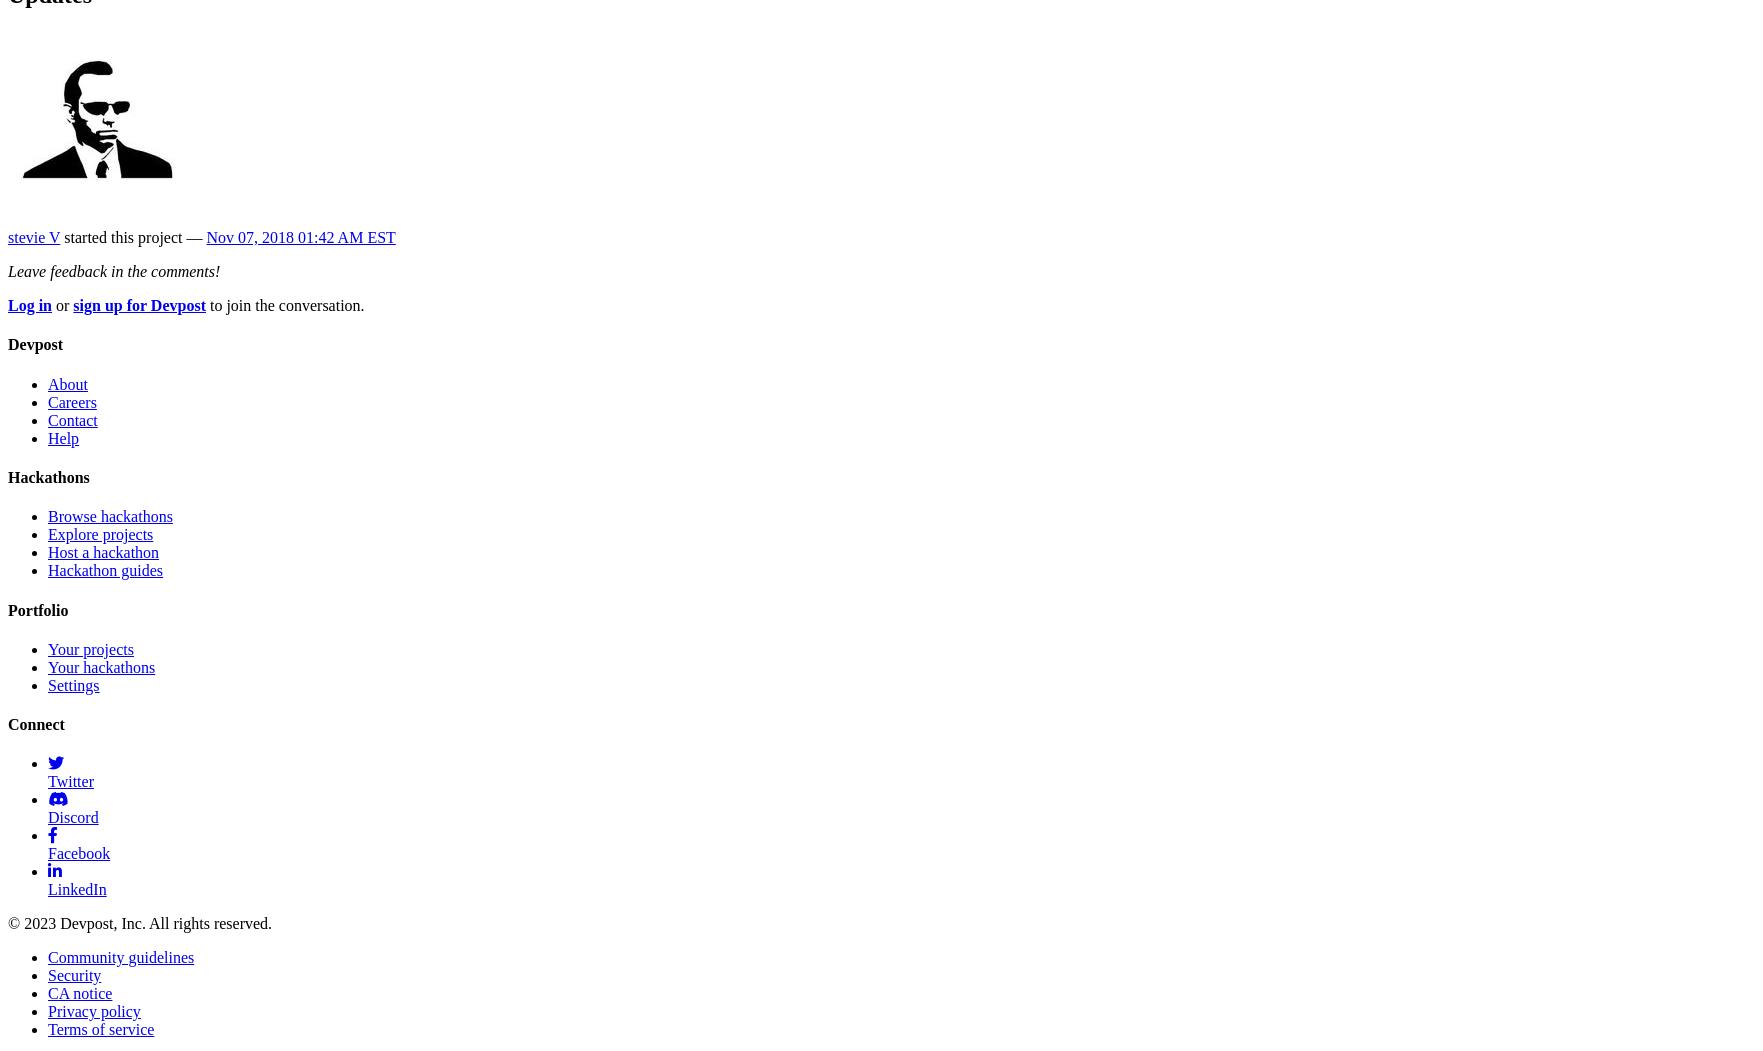  What do you see at coordinates (100, 533) in the screenshot?
I see `'Explore projects'` at bounding box center [100, 533].